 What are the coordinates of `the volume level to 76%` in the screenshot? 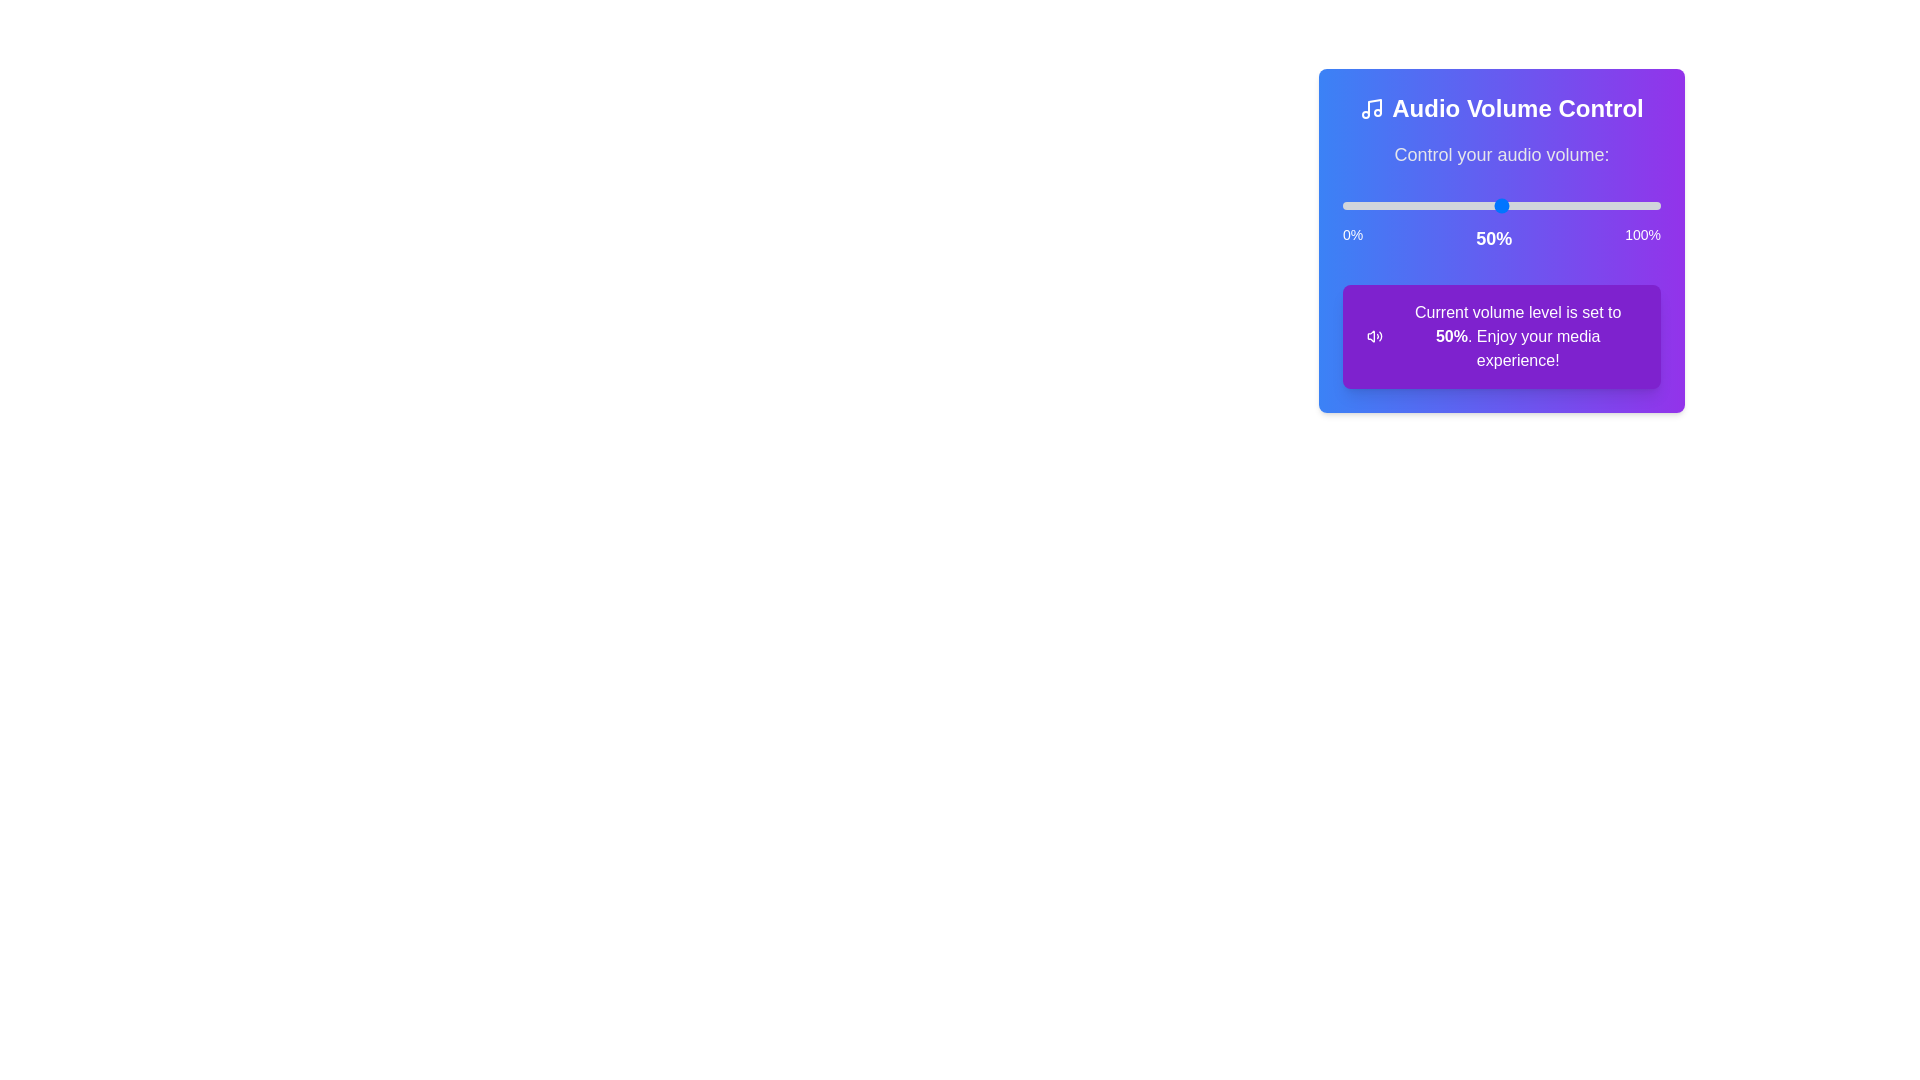 It's located at (1583, 205).